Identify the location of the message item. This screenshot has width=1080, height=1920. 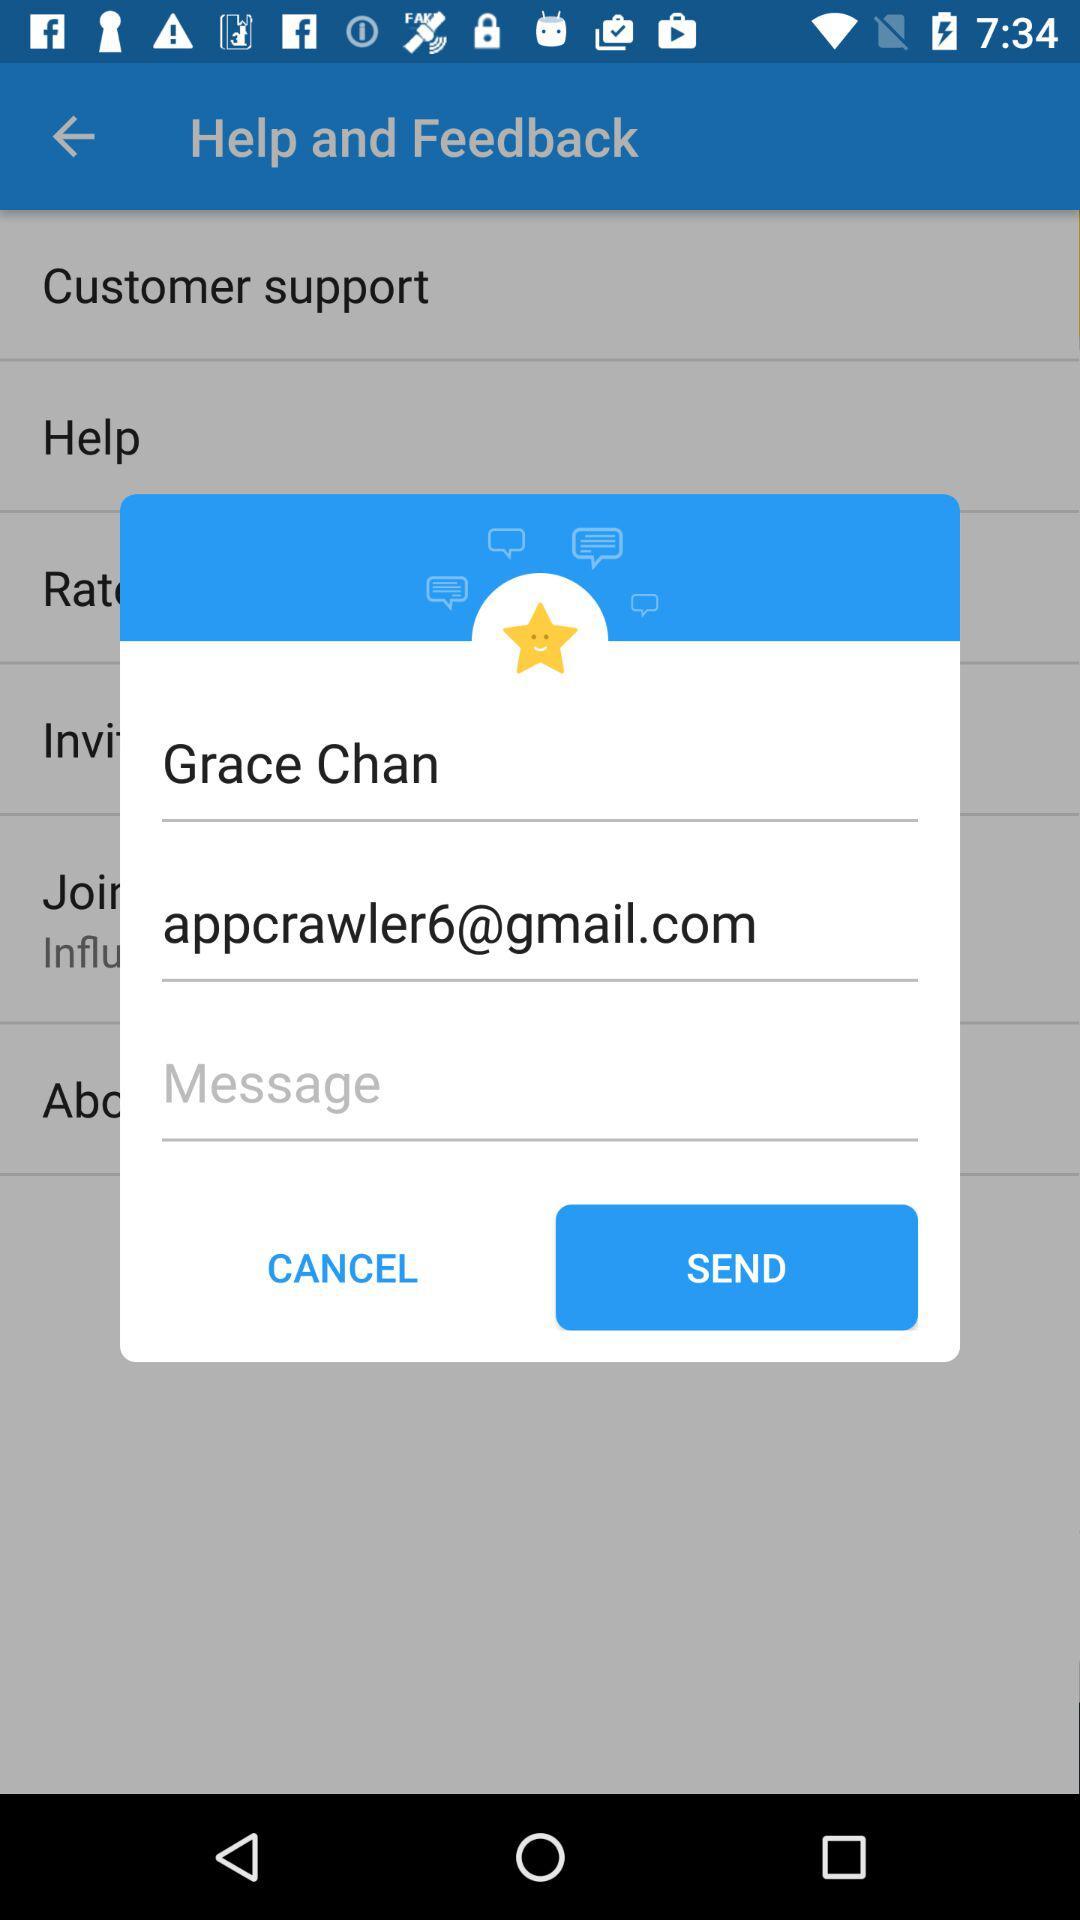
(540, 1048).